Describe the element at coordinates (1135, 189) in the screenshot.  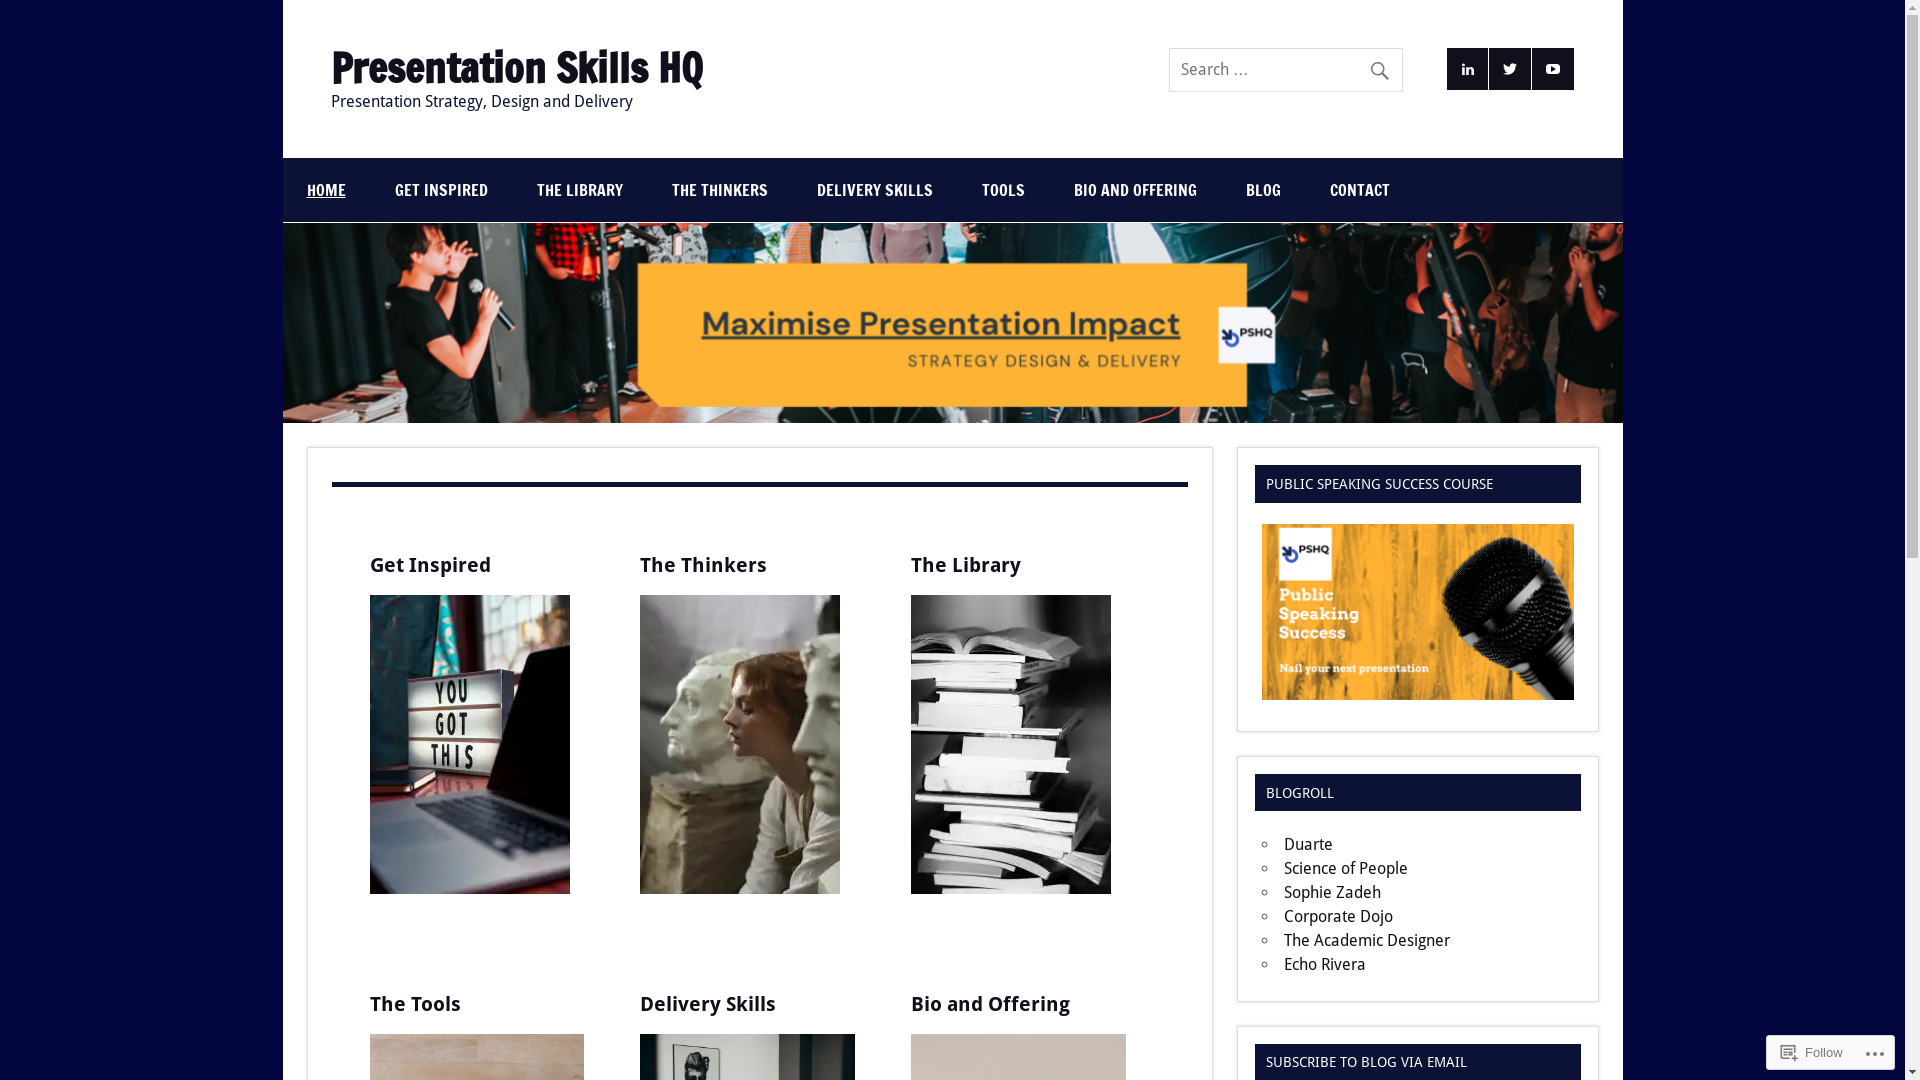
I see `'BIO AND OFFERING'` at that location.